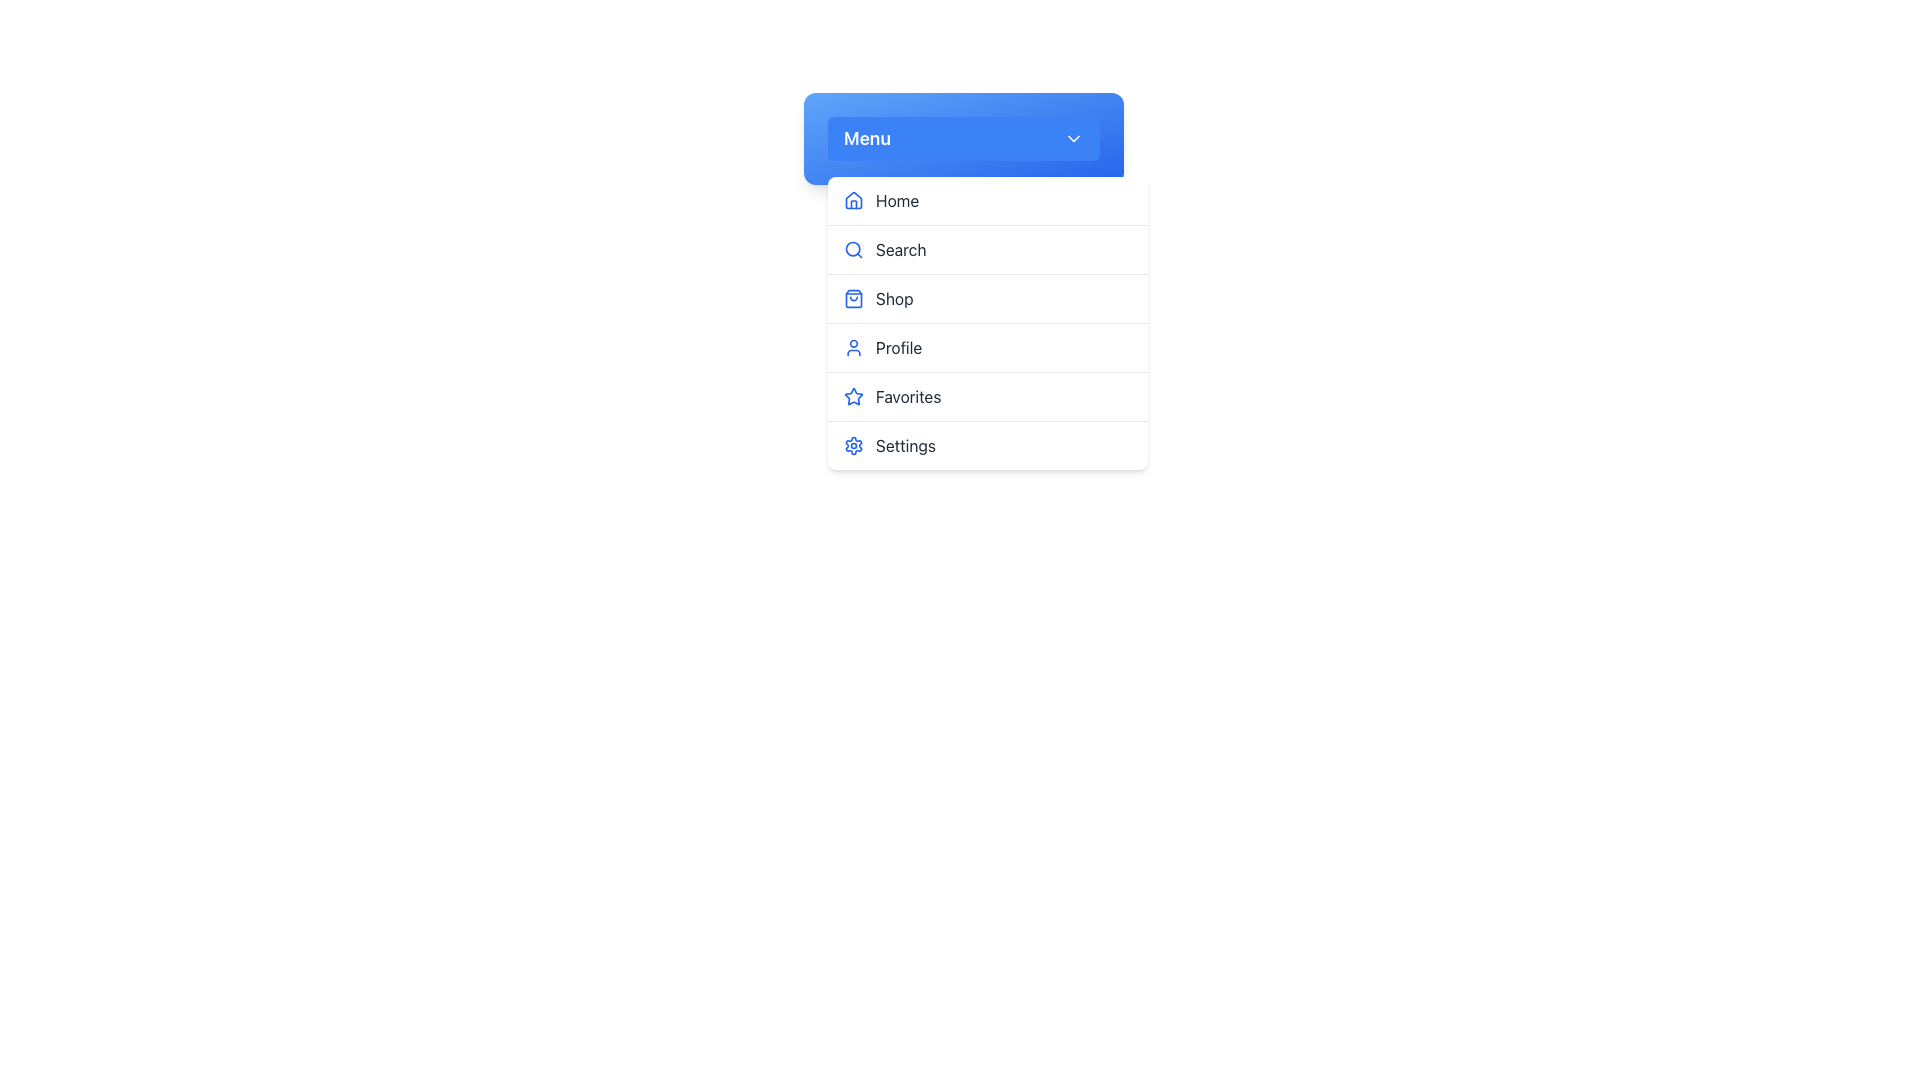  Describe the element at coordinates (964, 137) in the screenshot. I see `the dropdown menu trigger button located at the upper center of the interface with a blue background` at that location.